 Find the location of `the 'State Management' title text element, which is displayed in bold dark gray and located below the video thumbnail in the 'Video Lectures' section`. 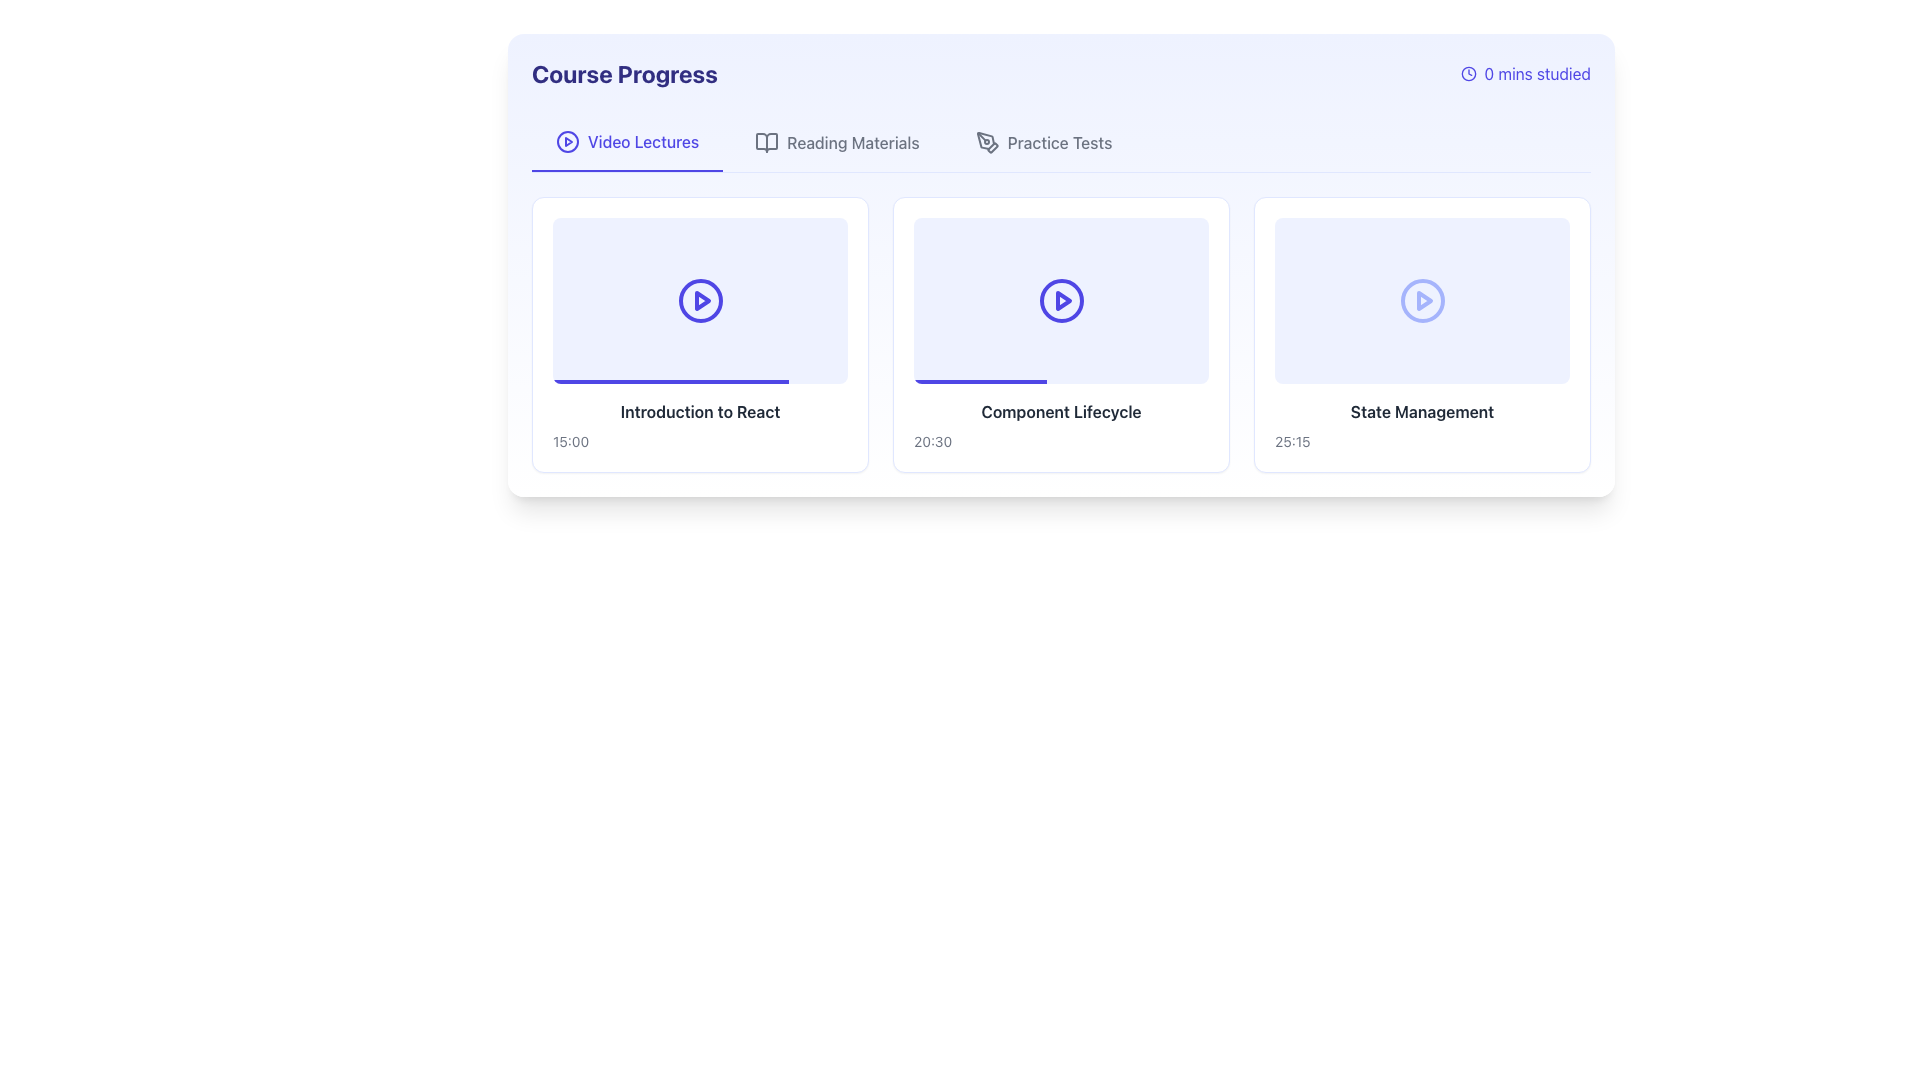

the 'State Management' title text element, which is displayed in bold dark gray and located below the video thumbnail in the 'Video Lectures' section is located at coordinates (1421, 410).